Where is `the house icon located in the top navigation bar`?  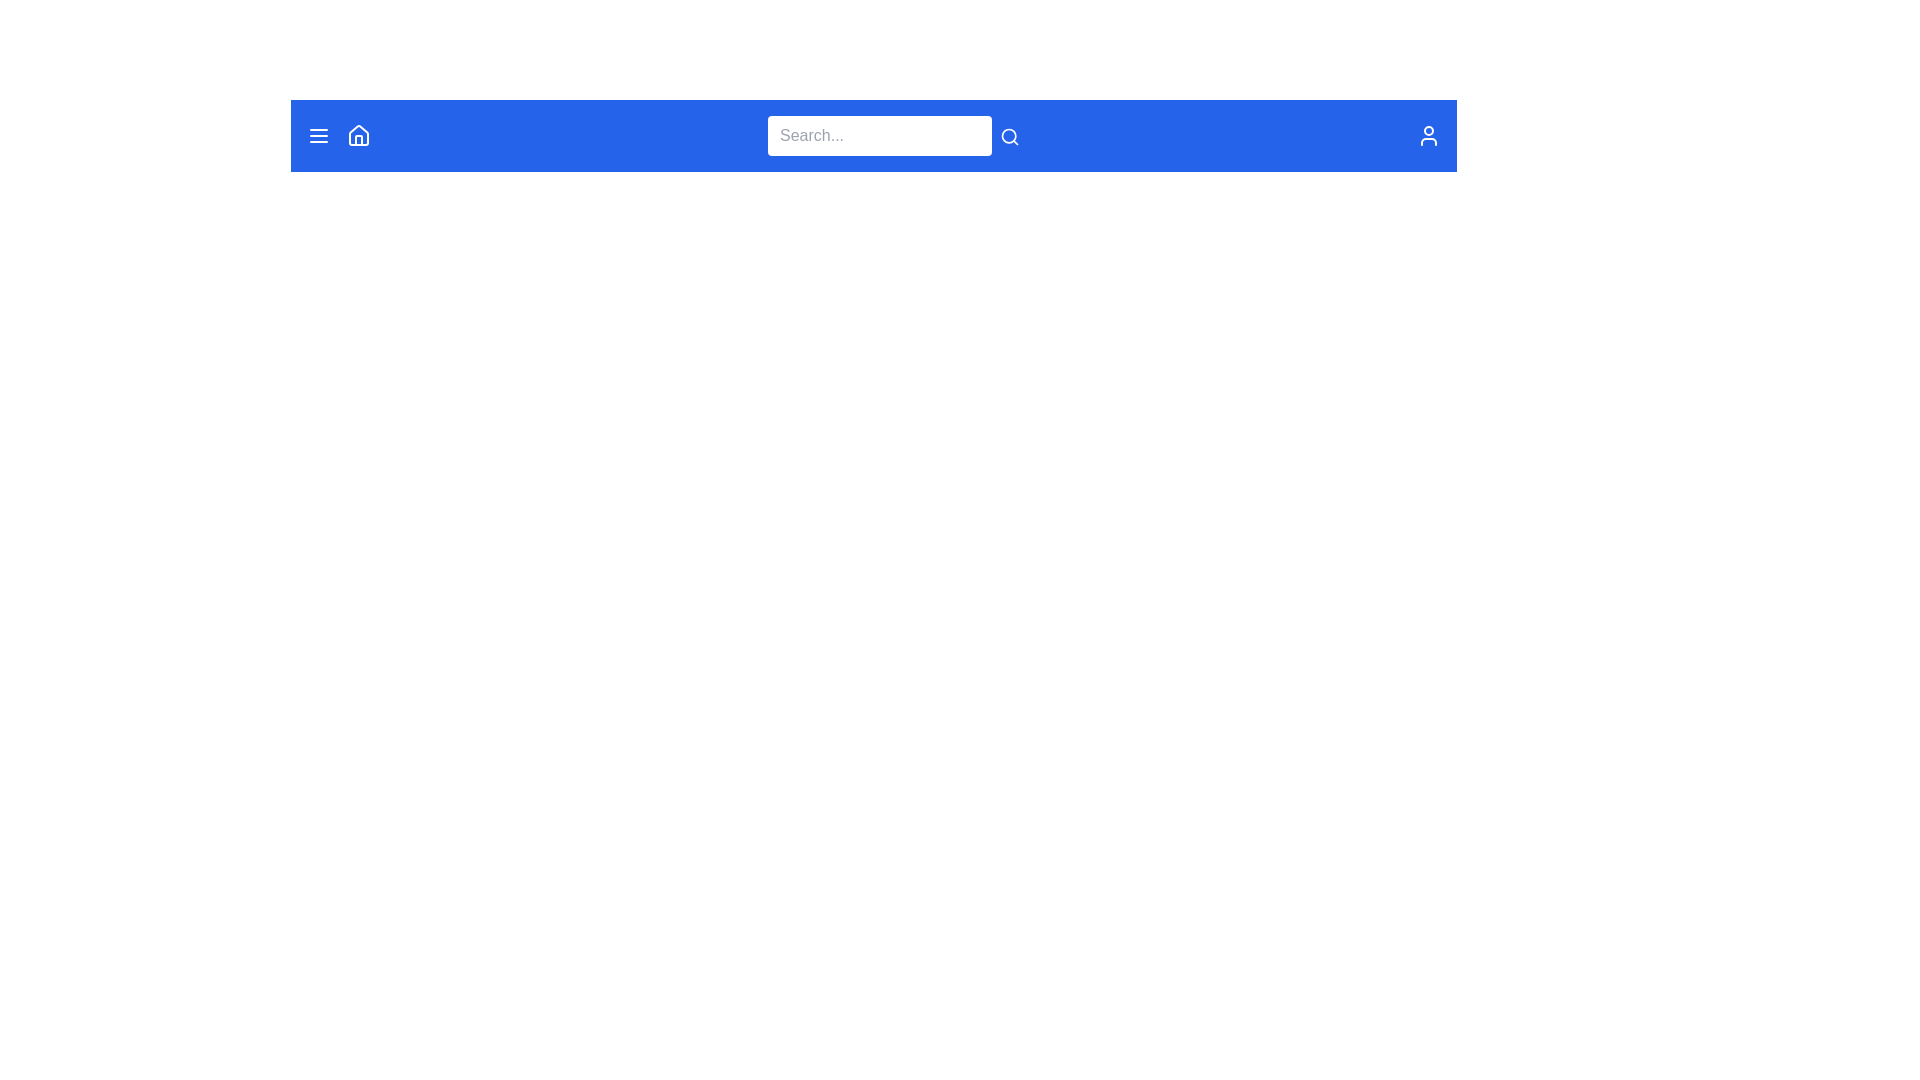
the house icon located in the top navigation bar is located at coordinates (359, 135).